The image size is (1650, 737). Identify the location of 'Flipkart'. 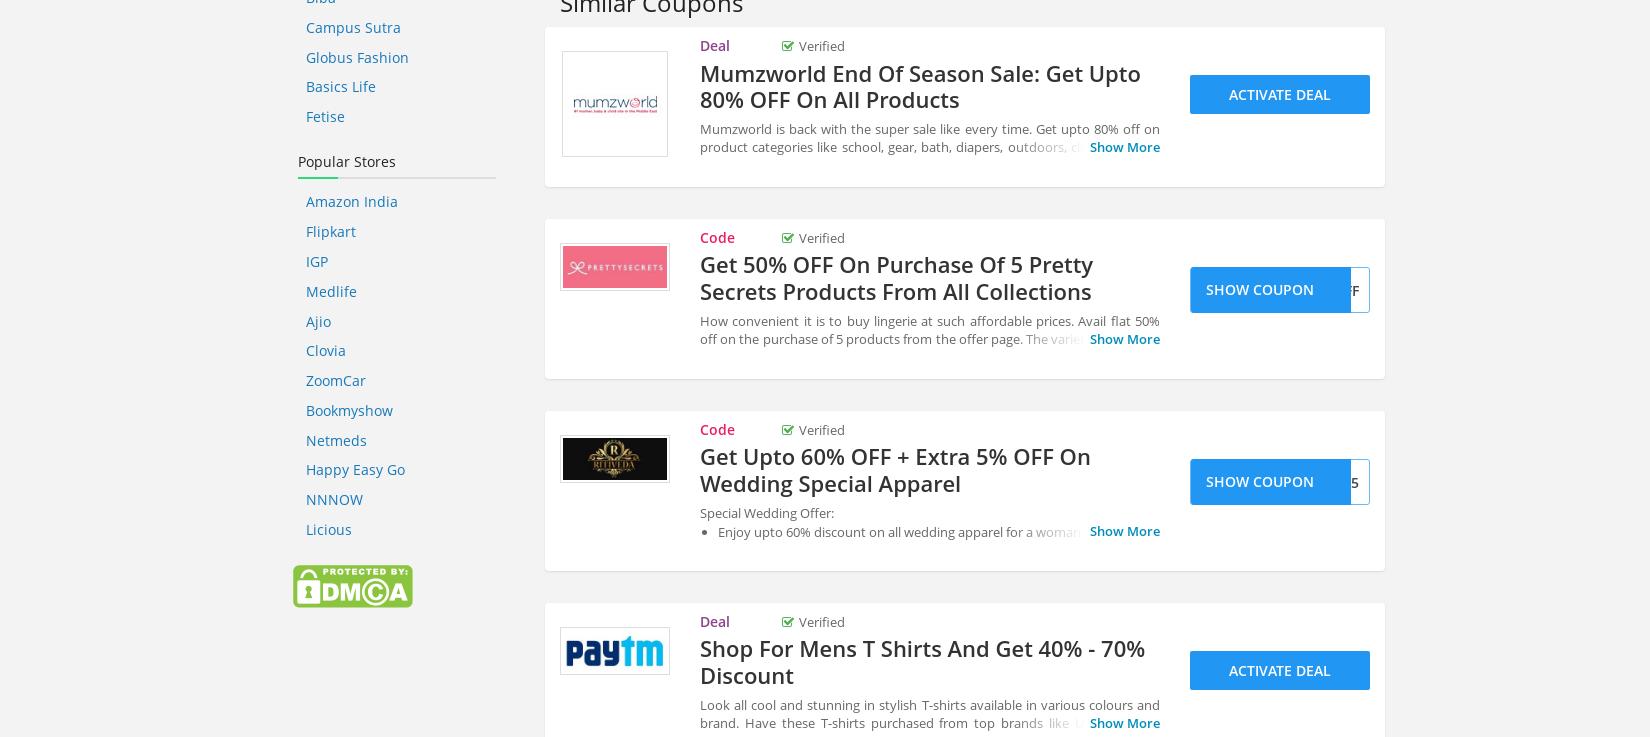
(330, 231).